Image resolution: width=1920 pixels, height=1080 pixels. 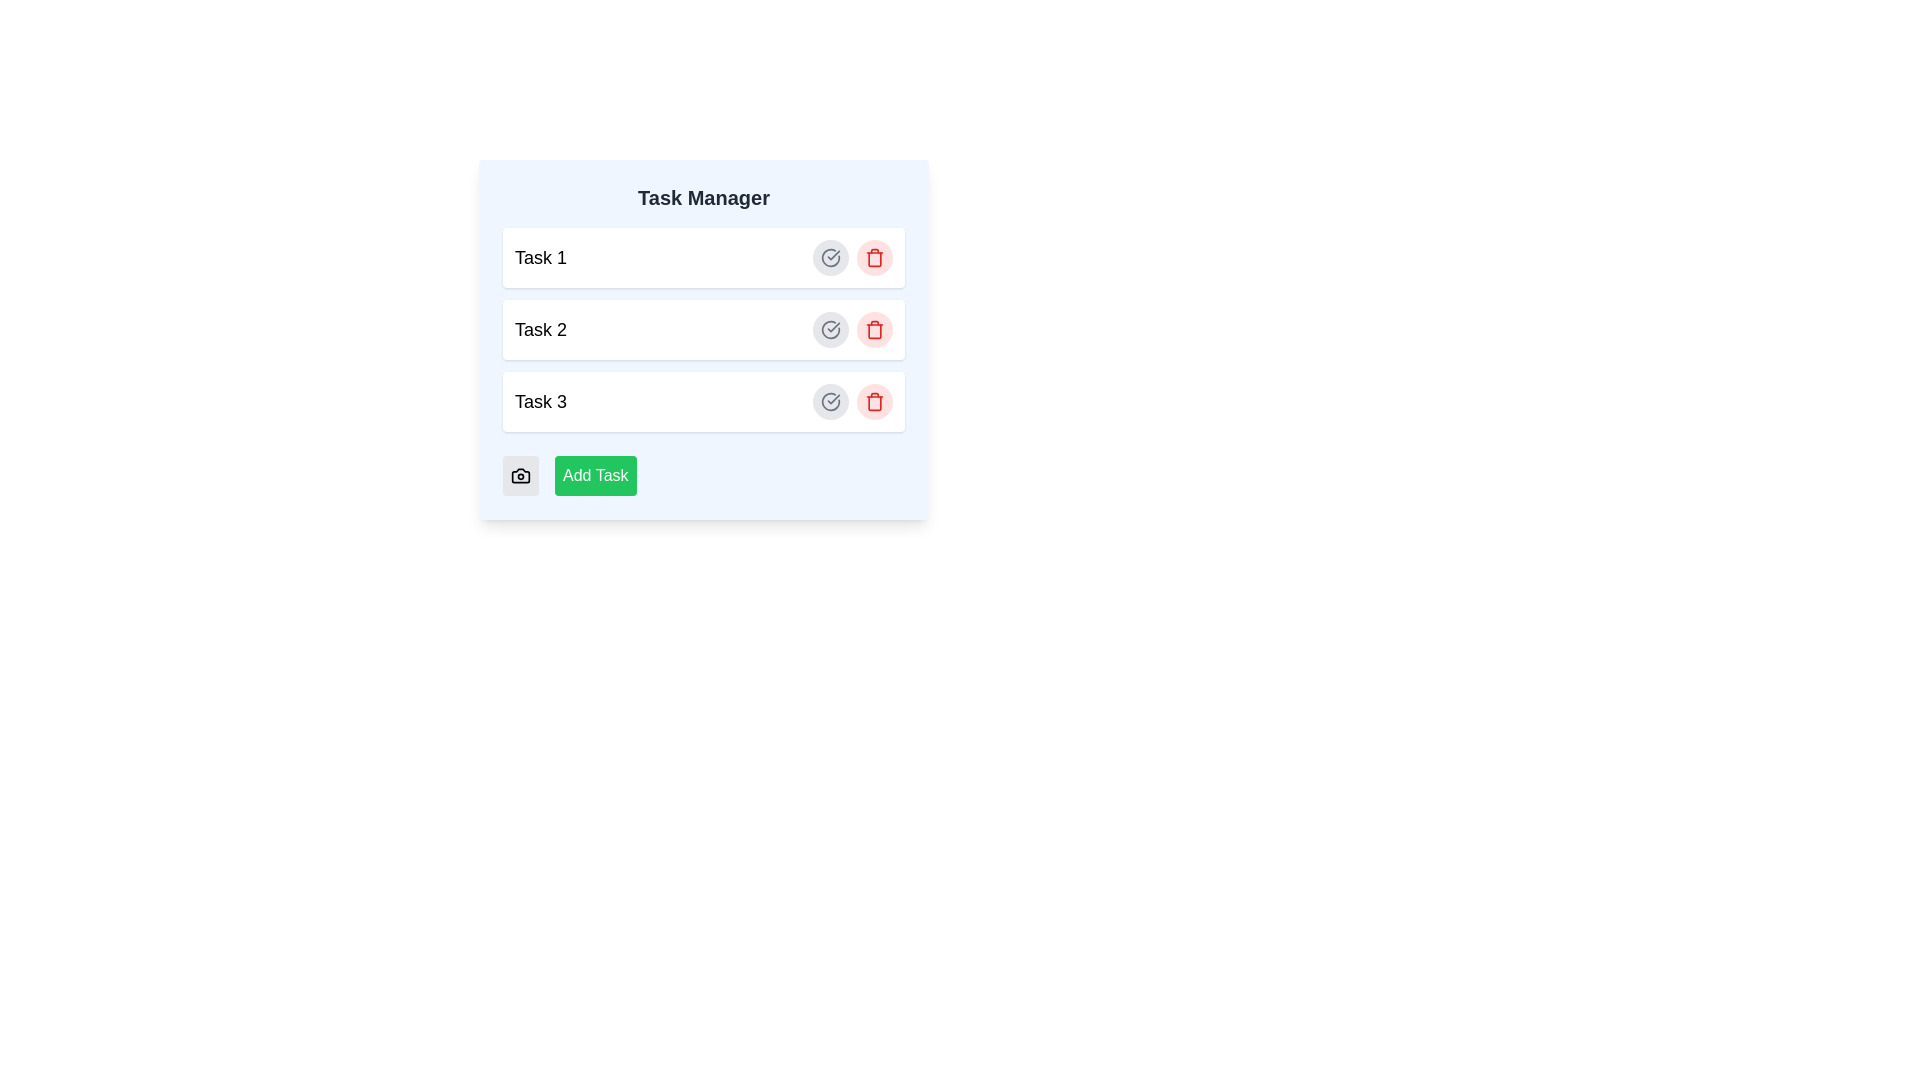 I want to click on the camera icon located to the left of the green 'Add Task' button in the task manager interface, so click(x=521, y=475).